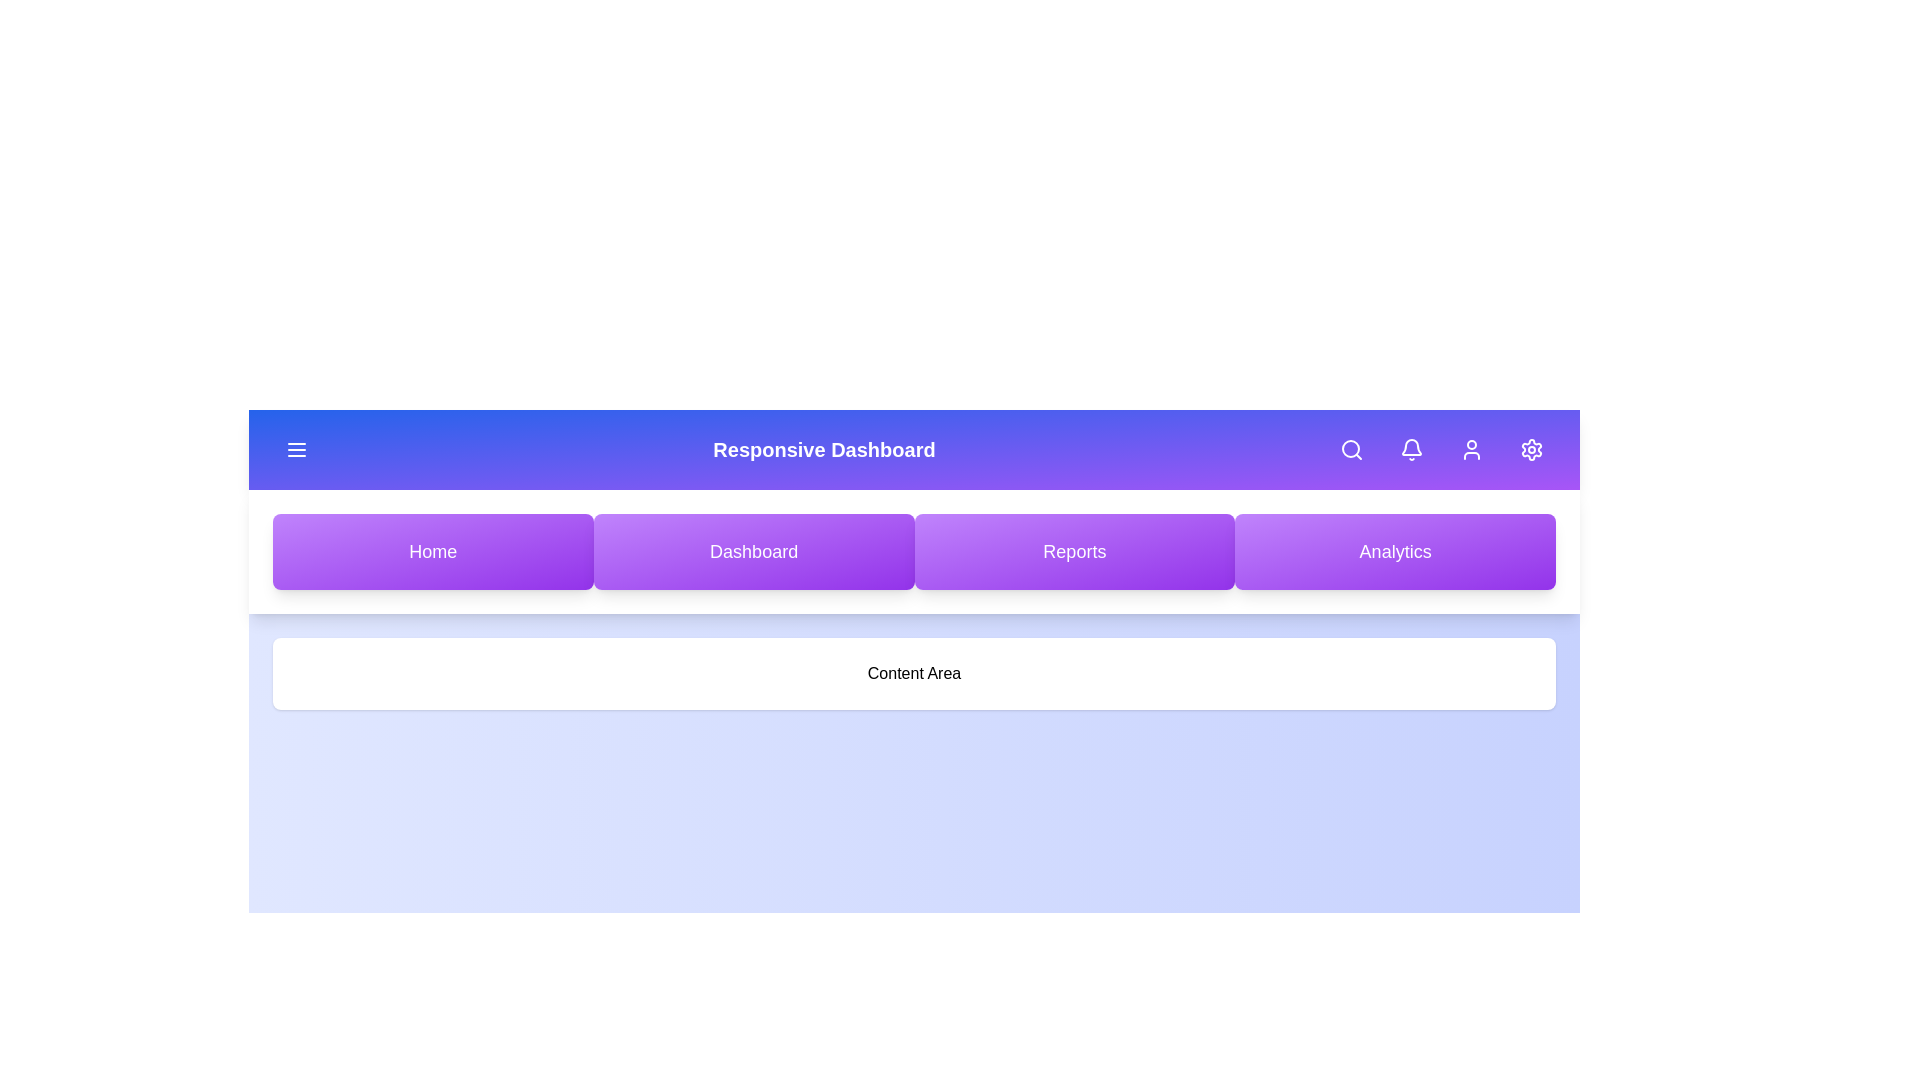 The height and width of the screenshot is (1080, 1920). I want to click on the Home button to navigate to the respective section, so click(432, 551).